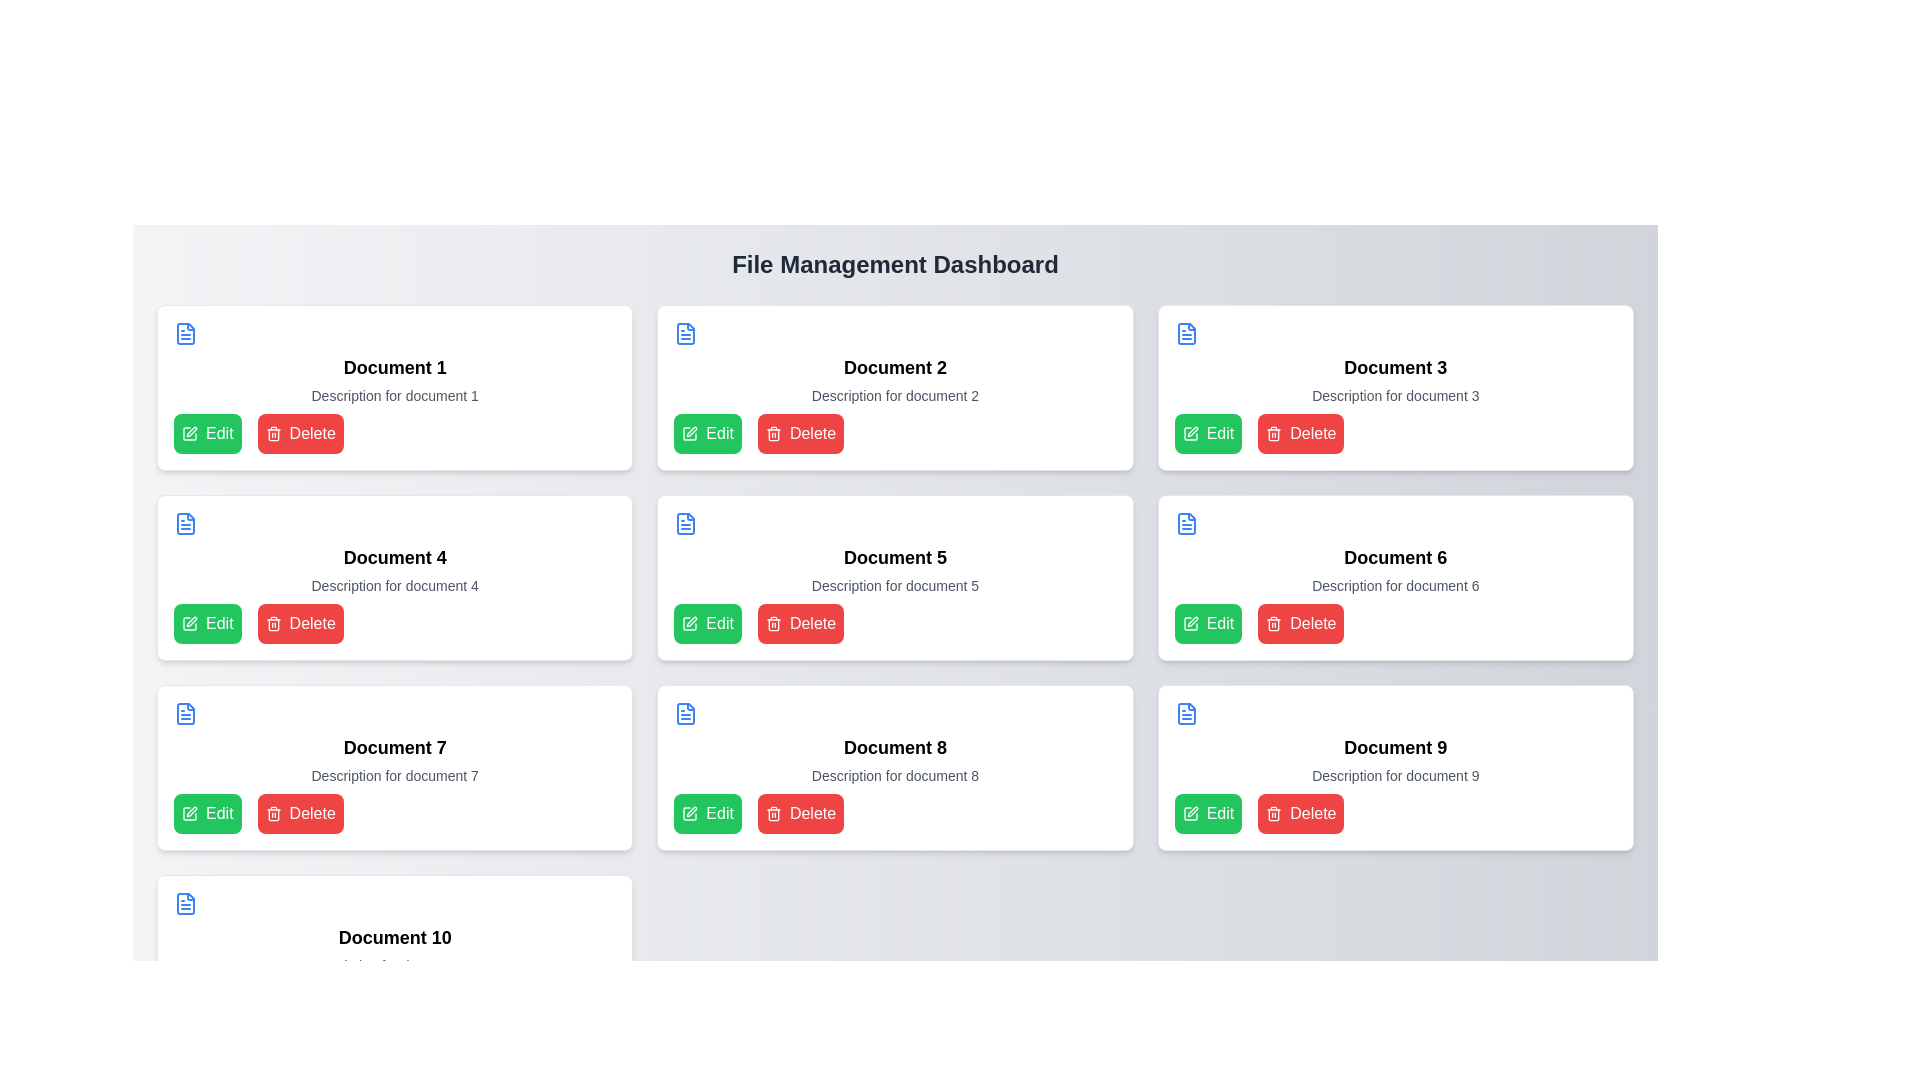 This screenshot has width=1920, height=1080. Describe the element at coordinates (1394, 558) in the screenshot. I see `the title text located in the second row, third column of the grid, which identifies the content of the associated card` at that location.